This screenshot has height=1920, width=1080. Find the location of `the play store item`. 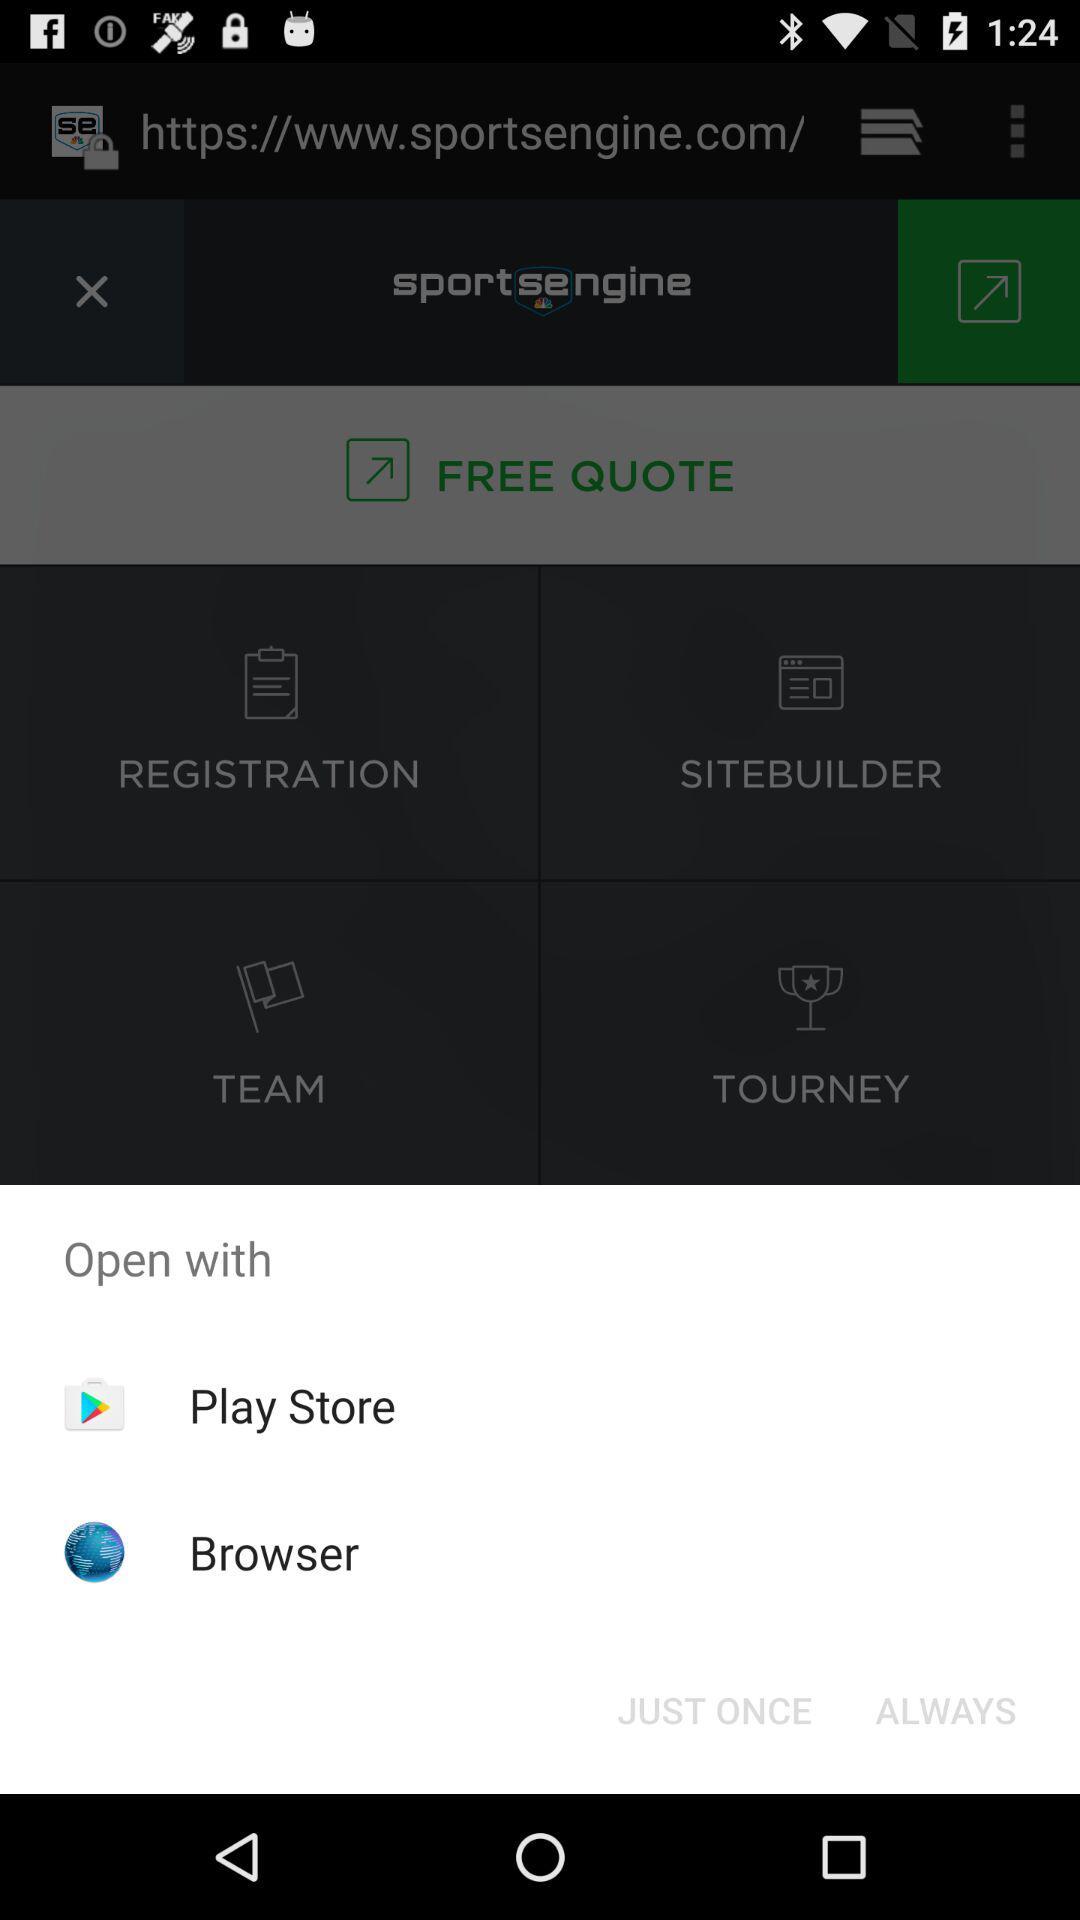

the play store item is located at coordinates (292, 1404).